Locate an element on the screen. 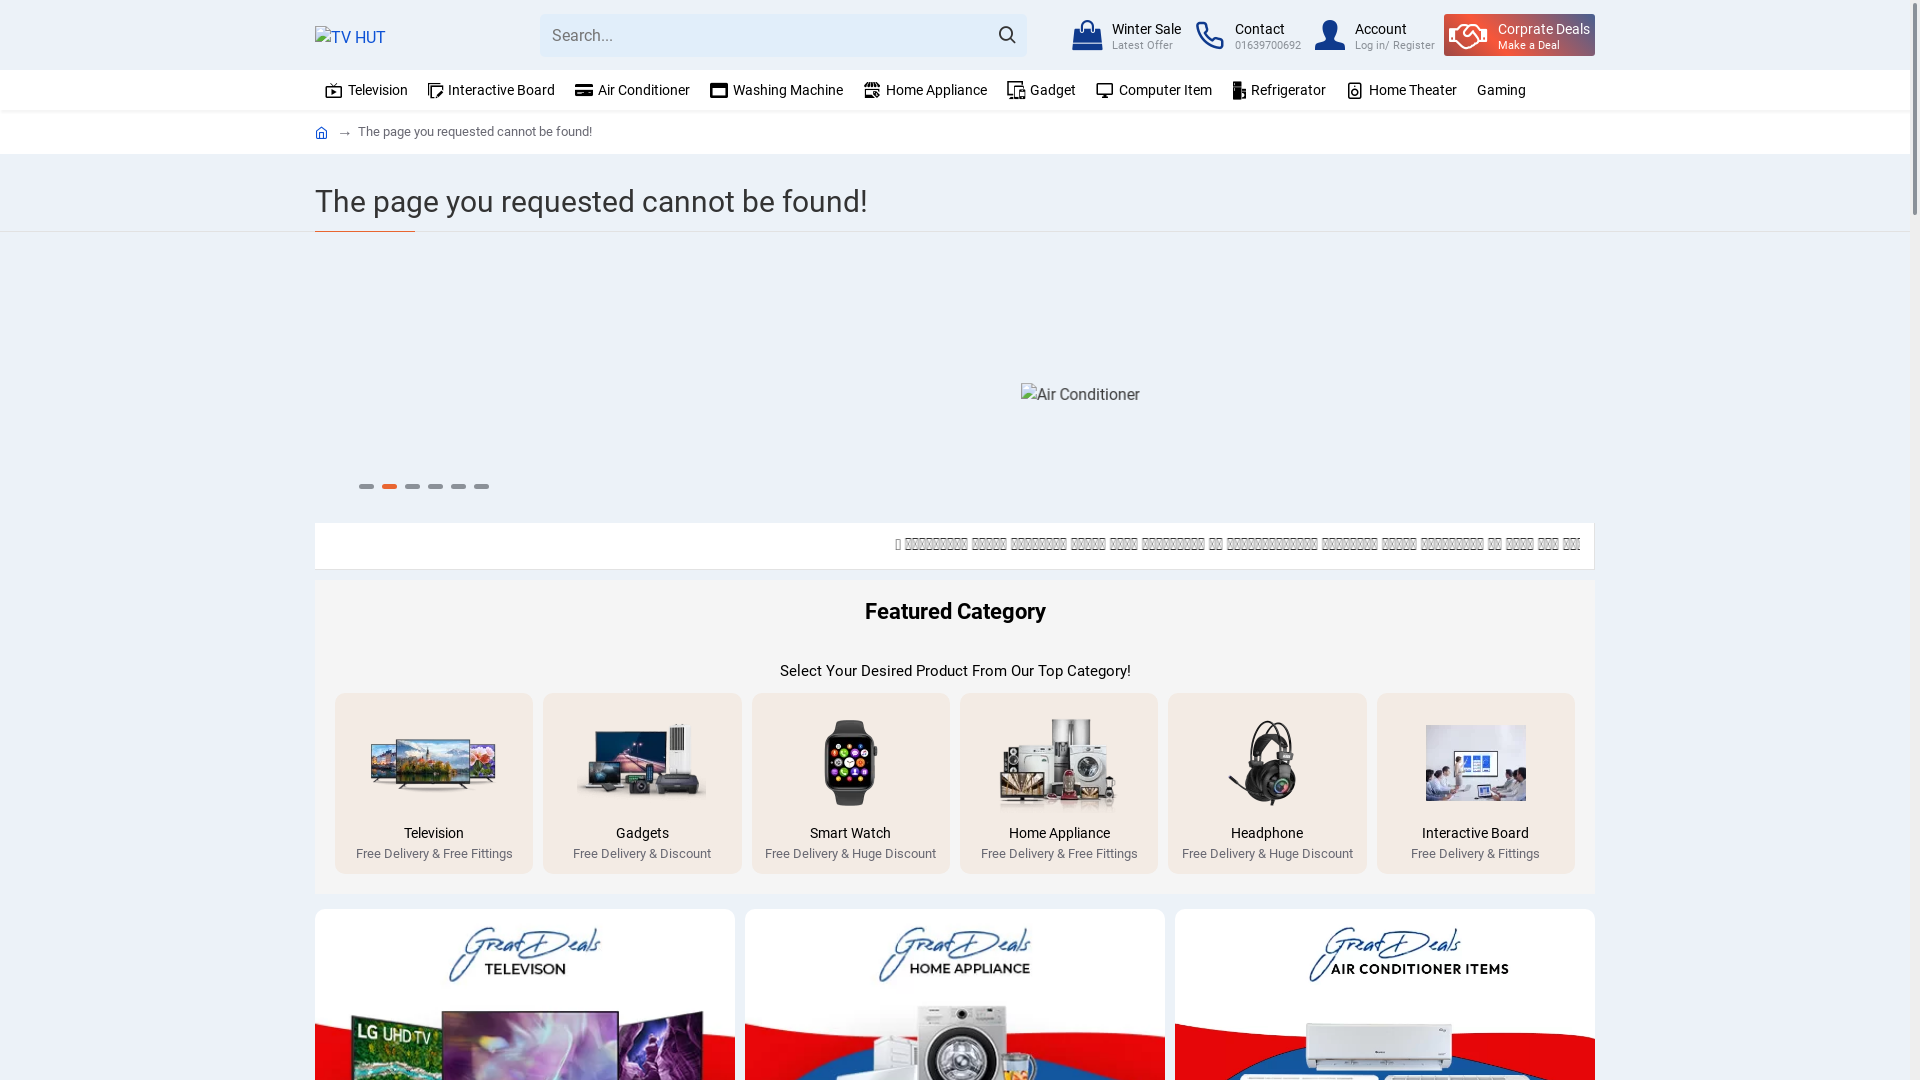 The height and width of the screenshot is (1080, 1920). 'Gadget' is located at coordinates (1038, 88).